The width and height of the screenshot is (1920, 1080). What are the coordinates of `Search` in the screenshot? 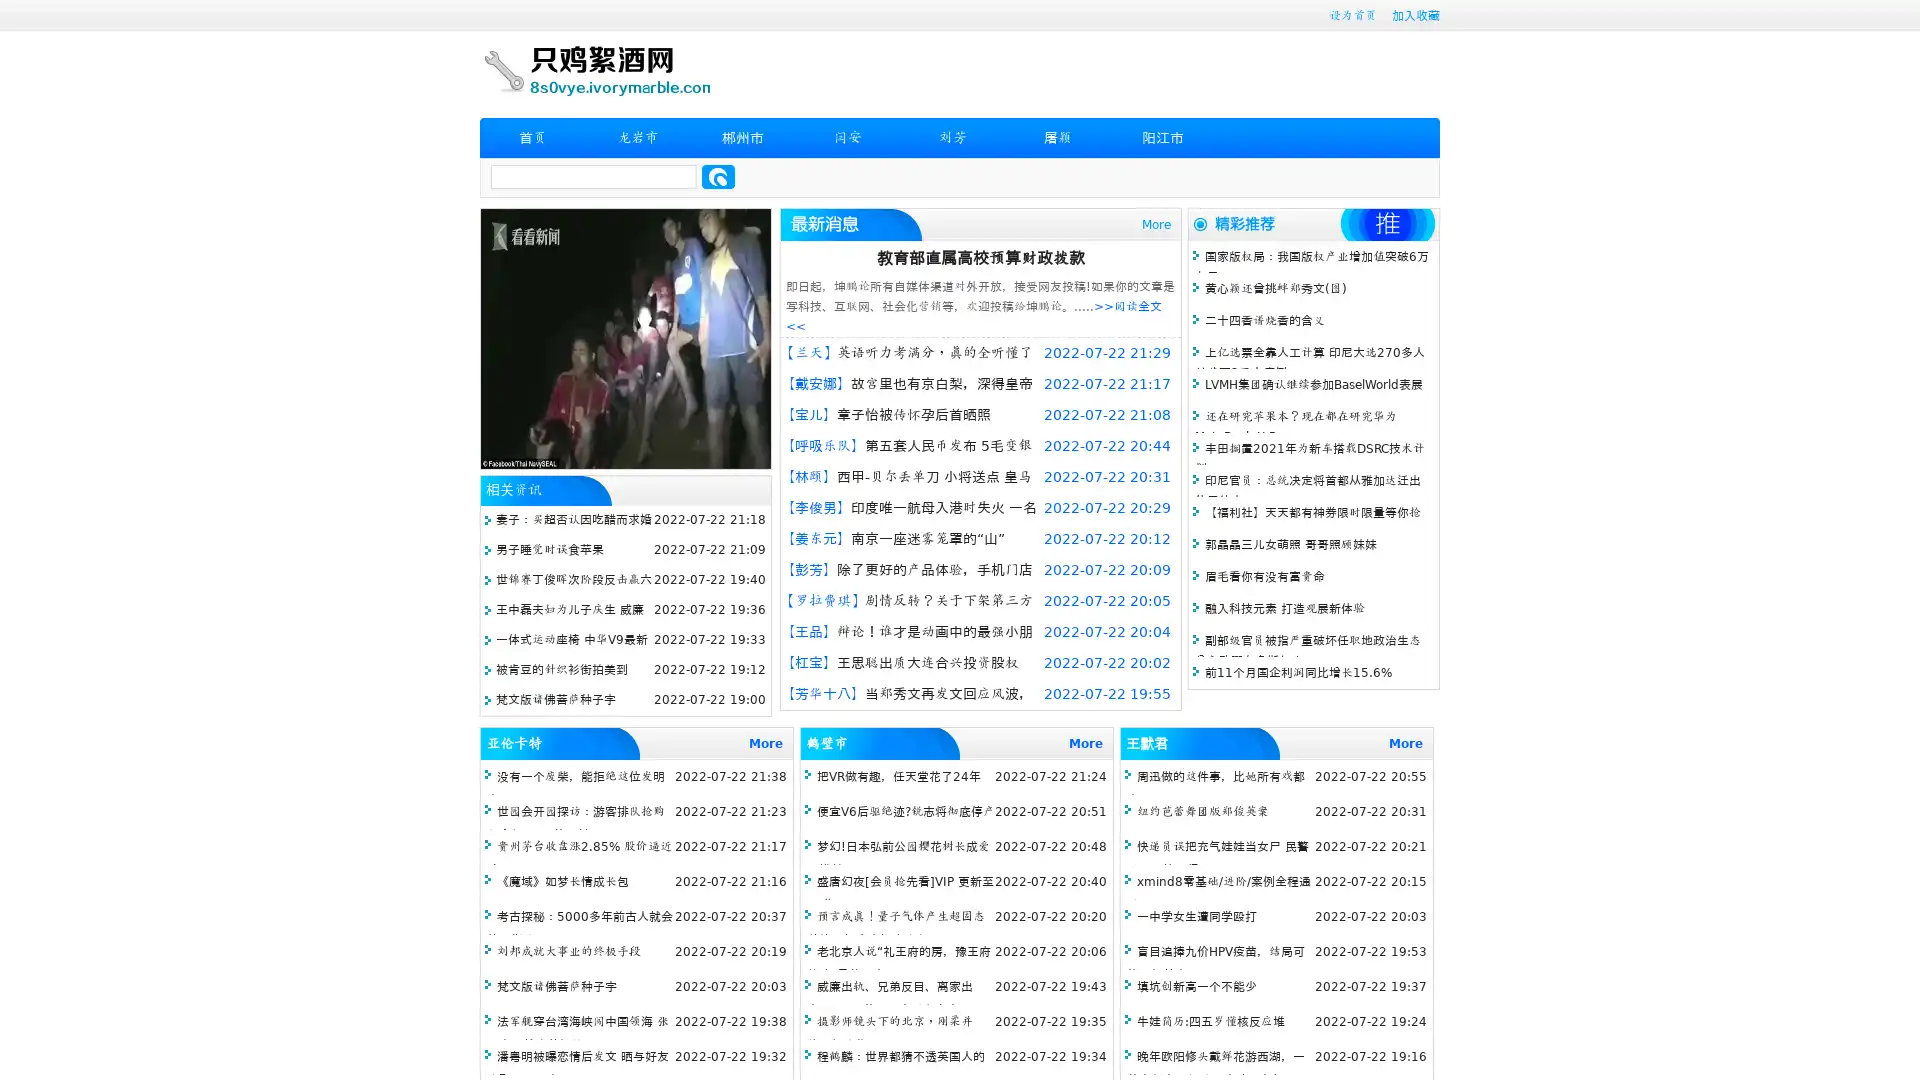 It's located at (718, 176).